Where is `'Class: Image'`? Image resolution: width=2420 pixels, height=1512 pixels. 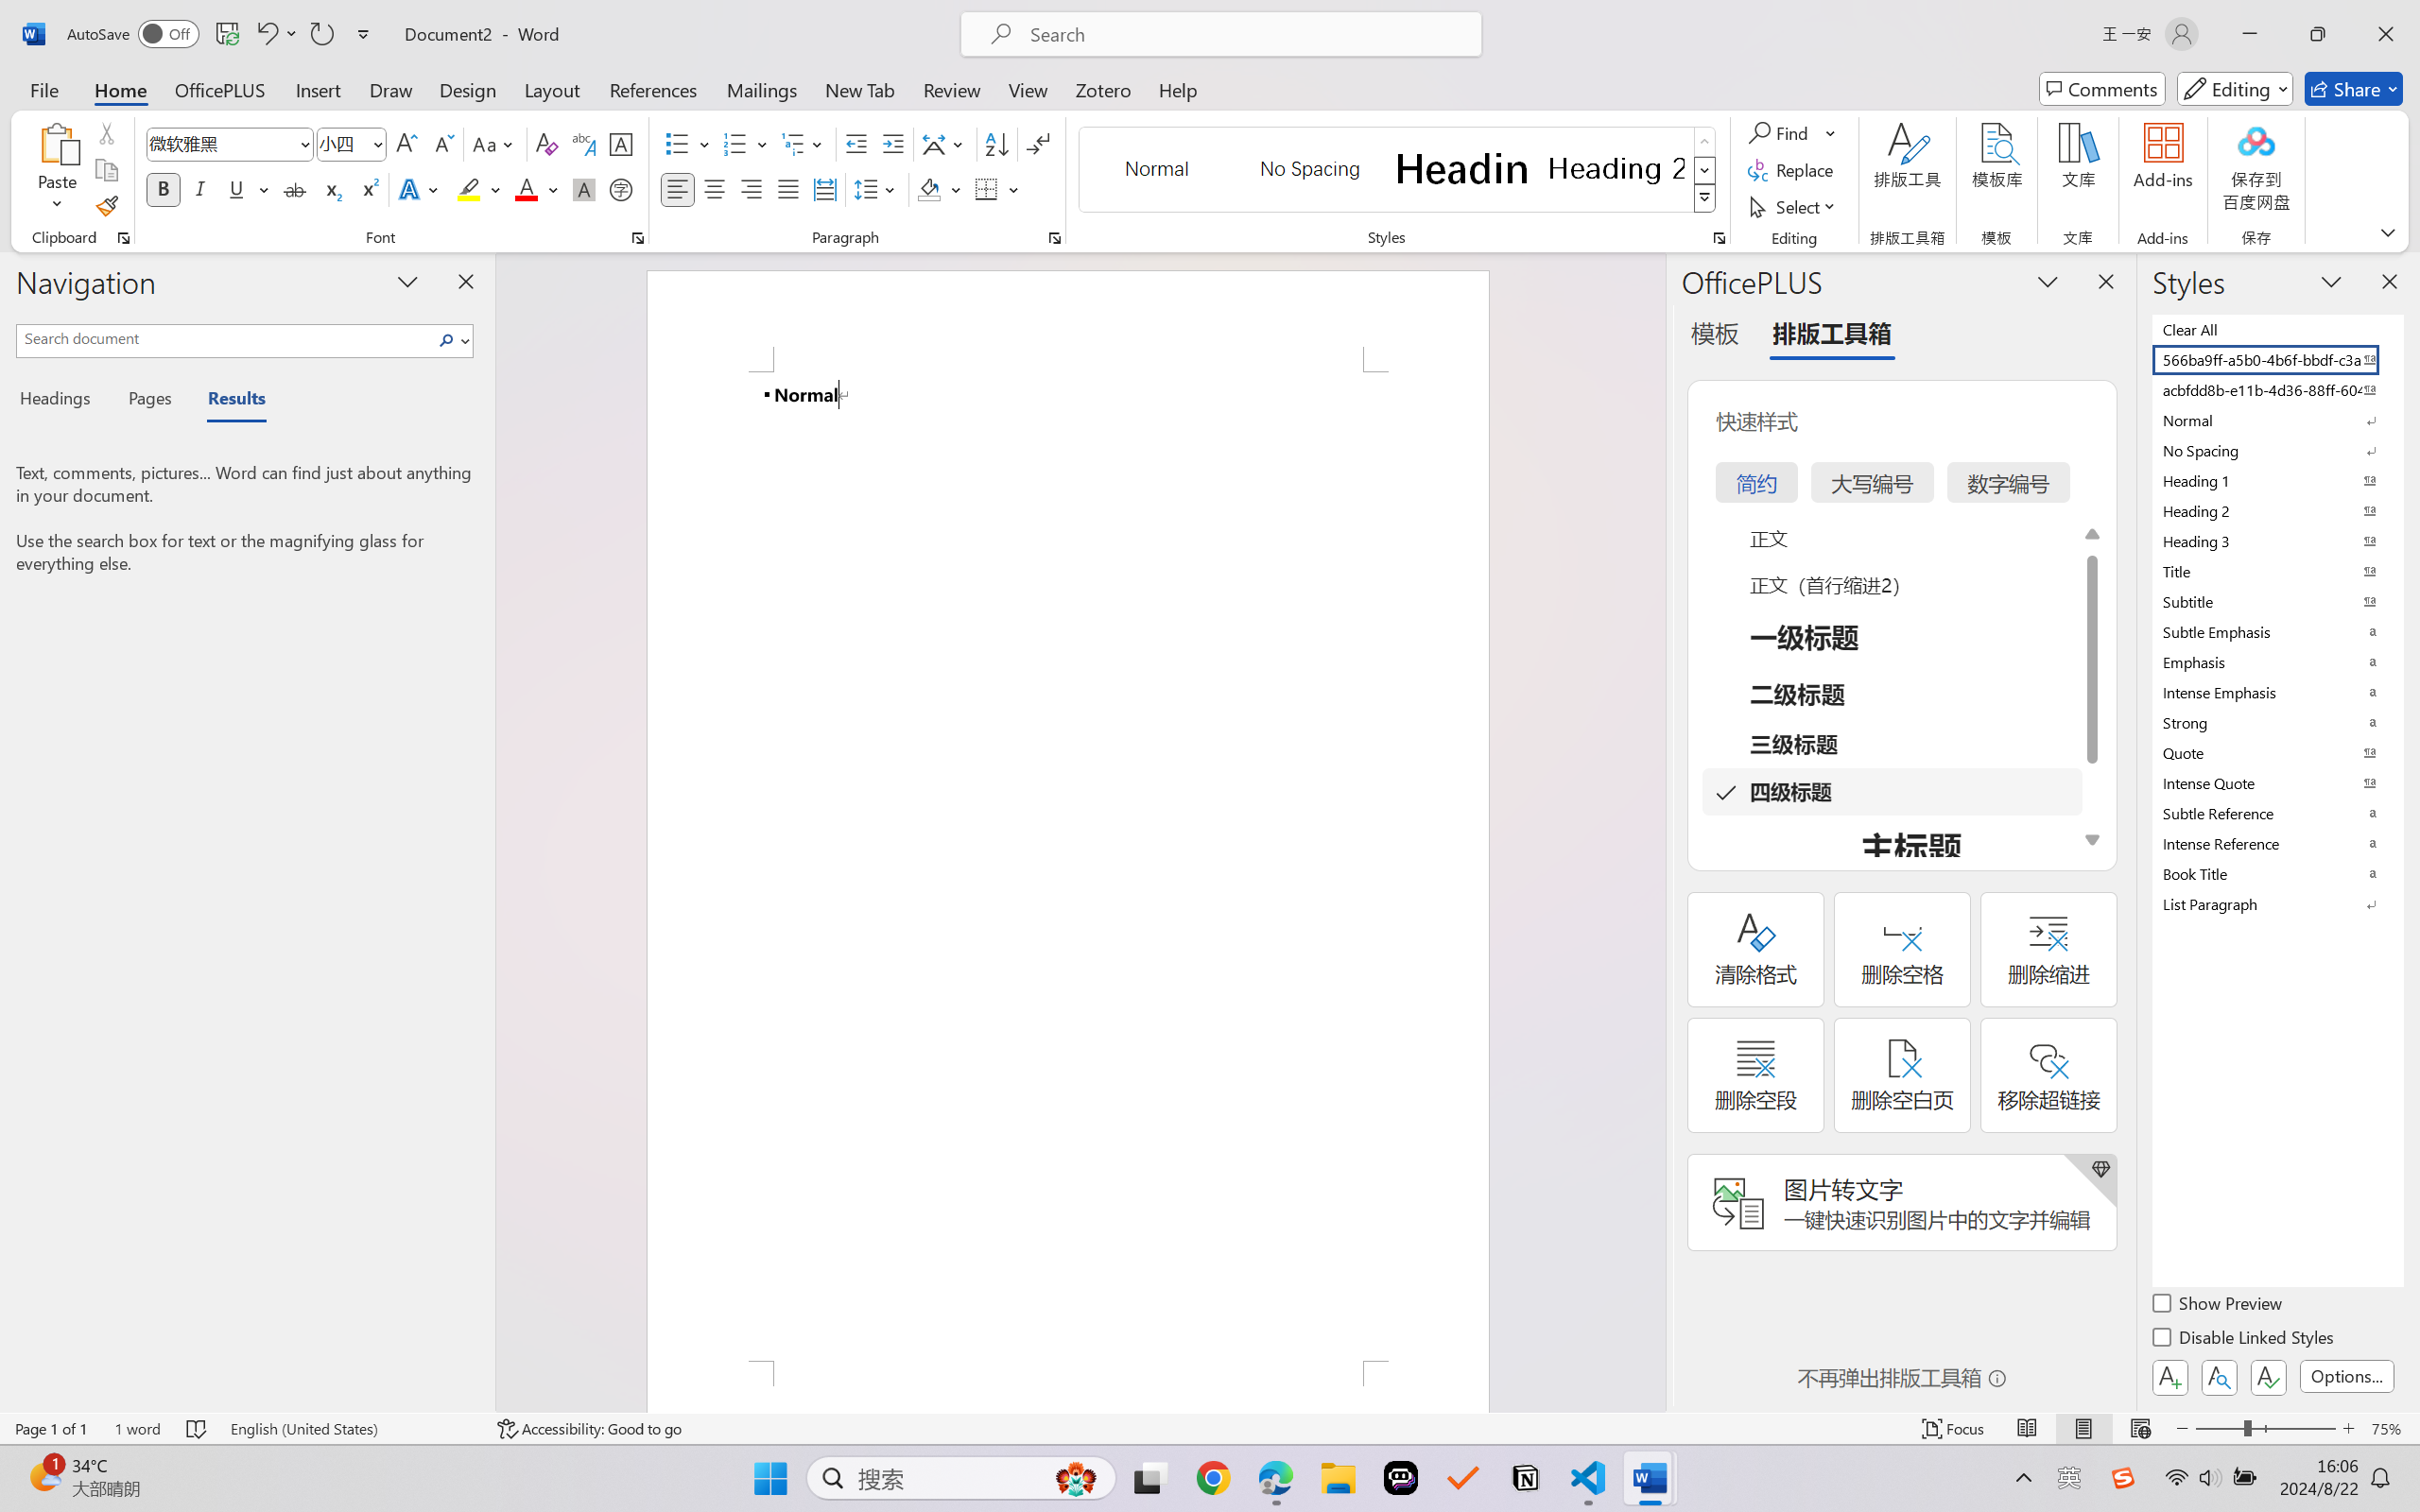
'Class: Image' is located at coordinates (2122, 1478).